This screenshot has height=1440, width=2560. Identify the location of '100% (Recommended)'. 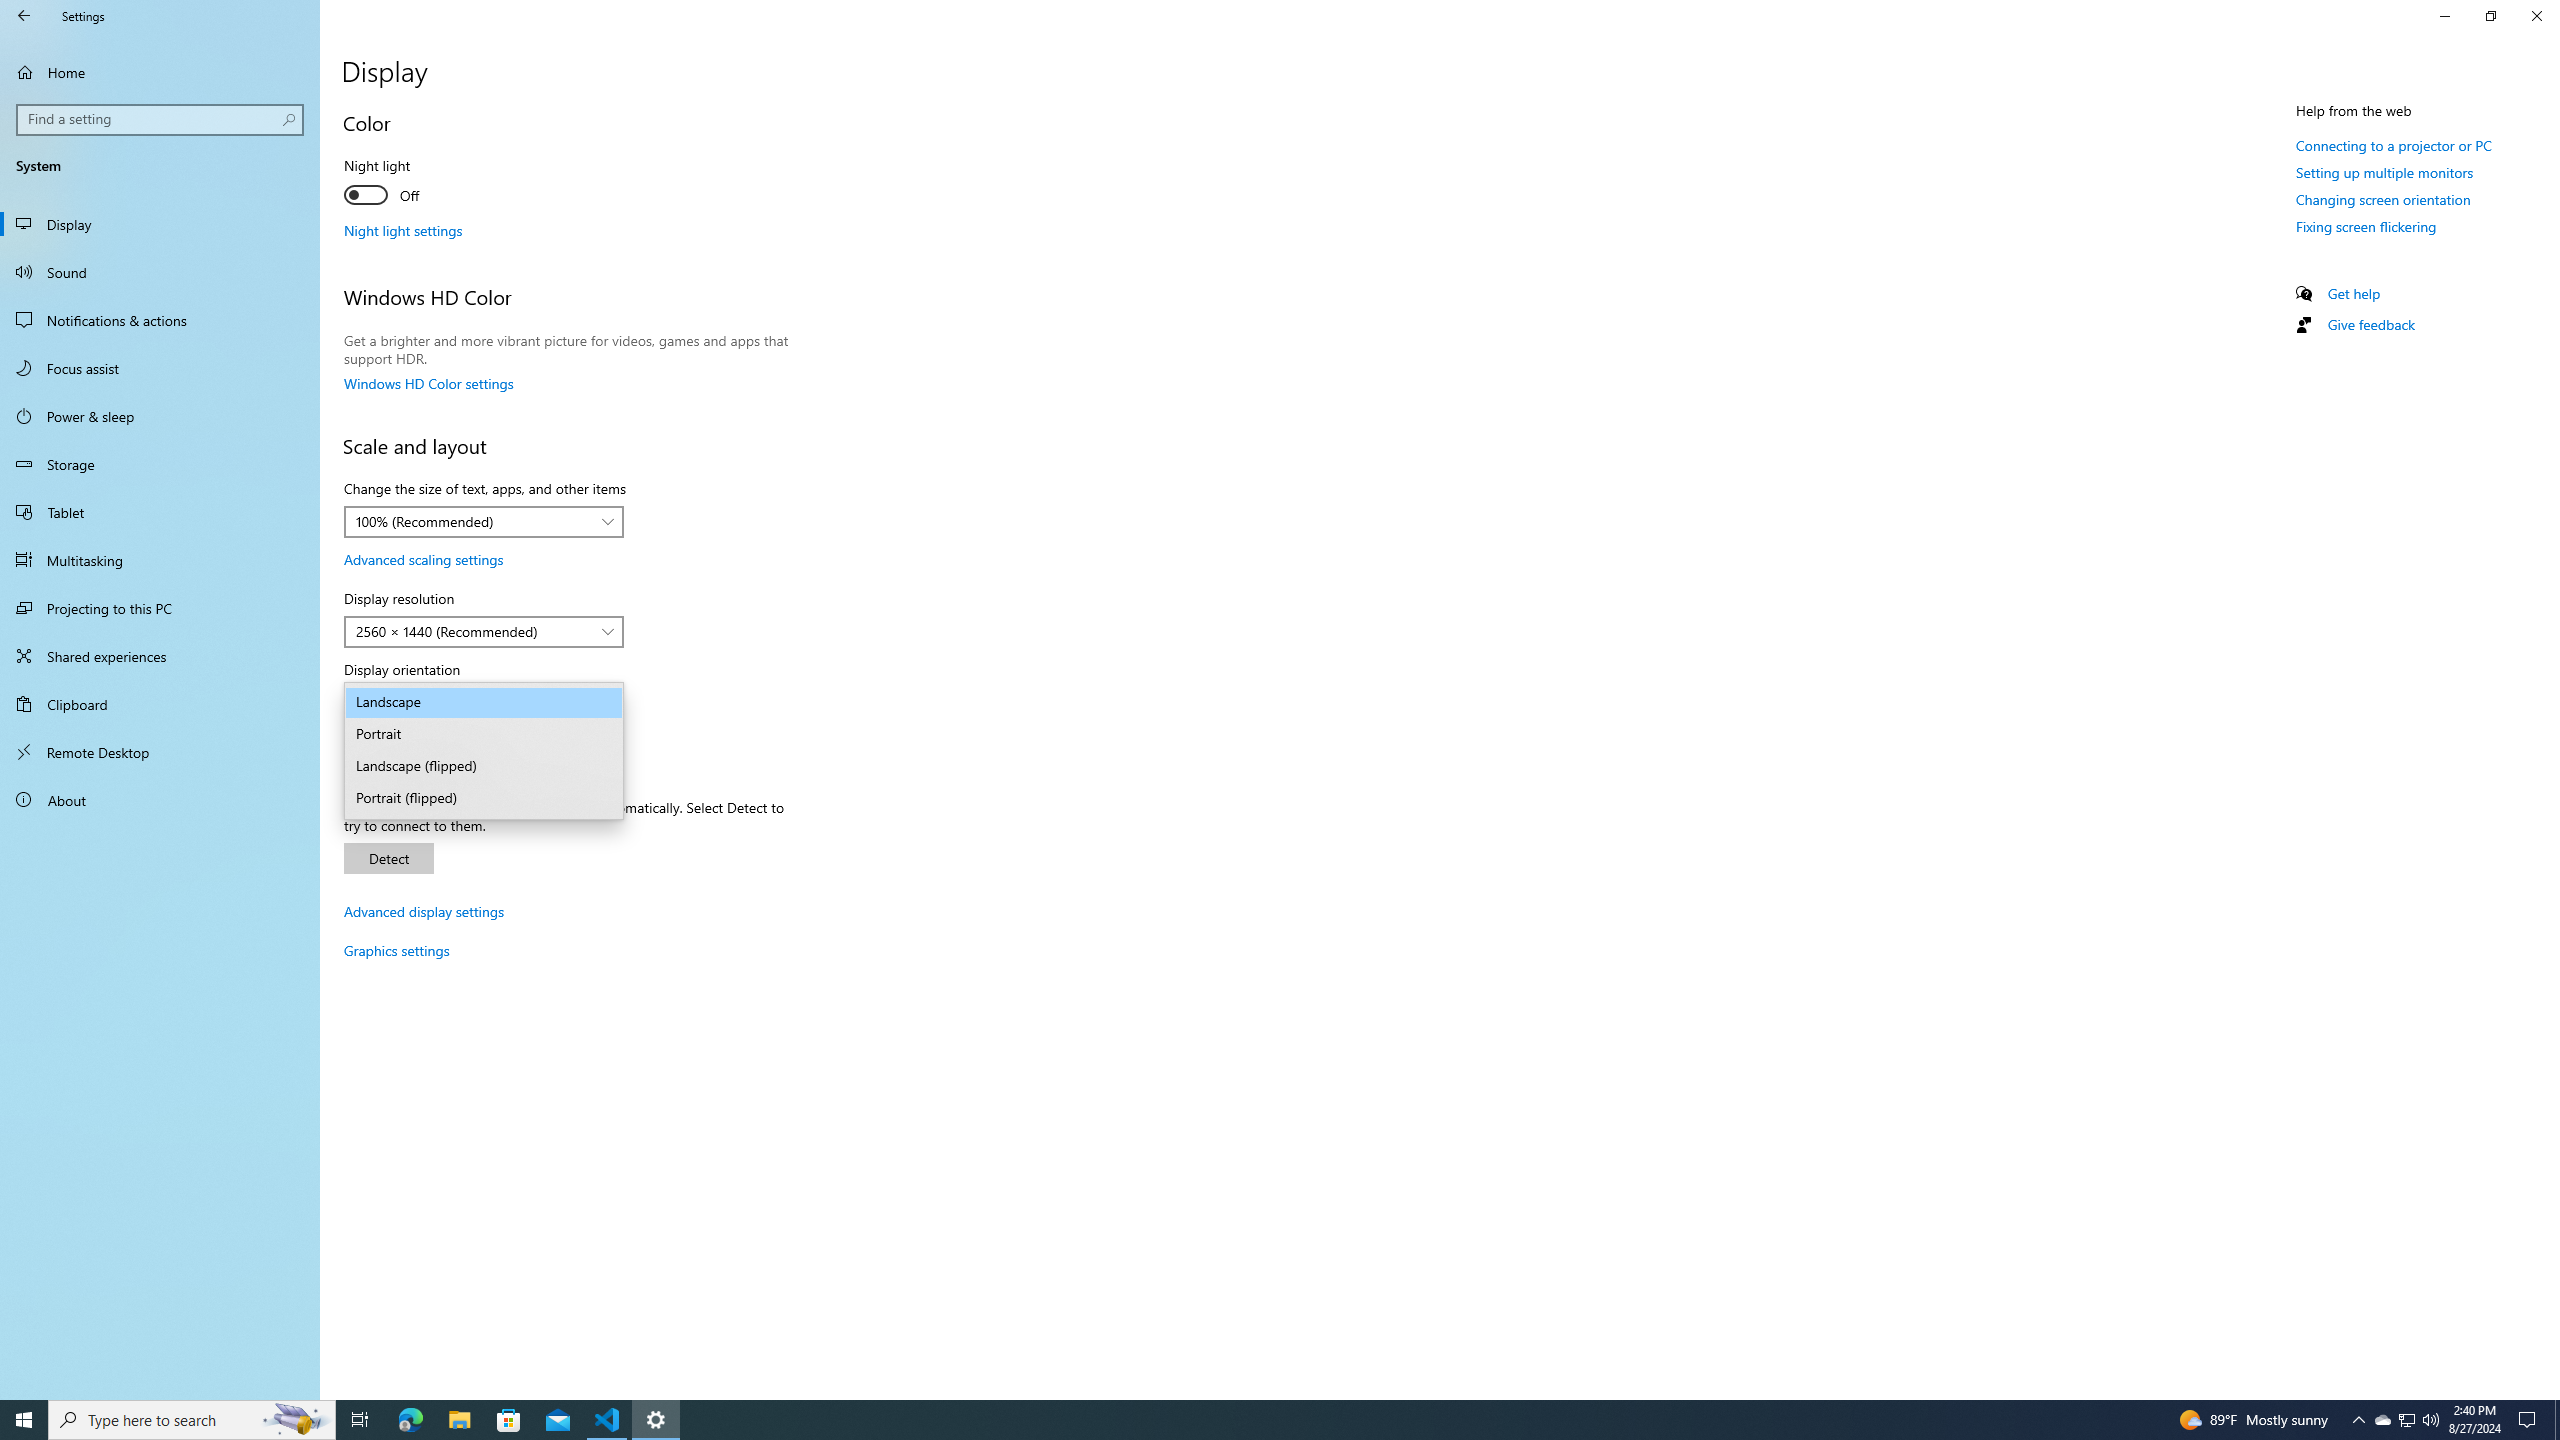
(472, 521).